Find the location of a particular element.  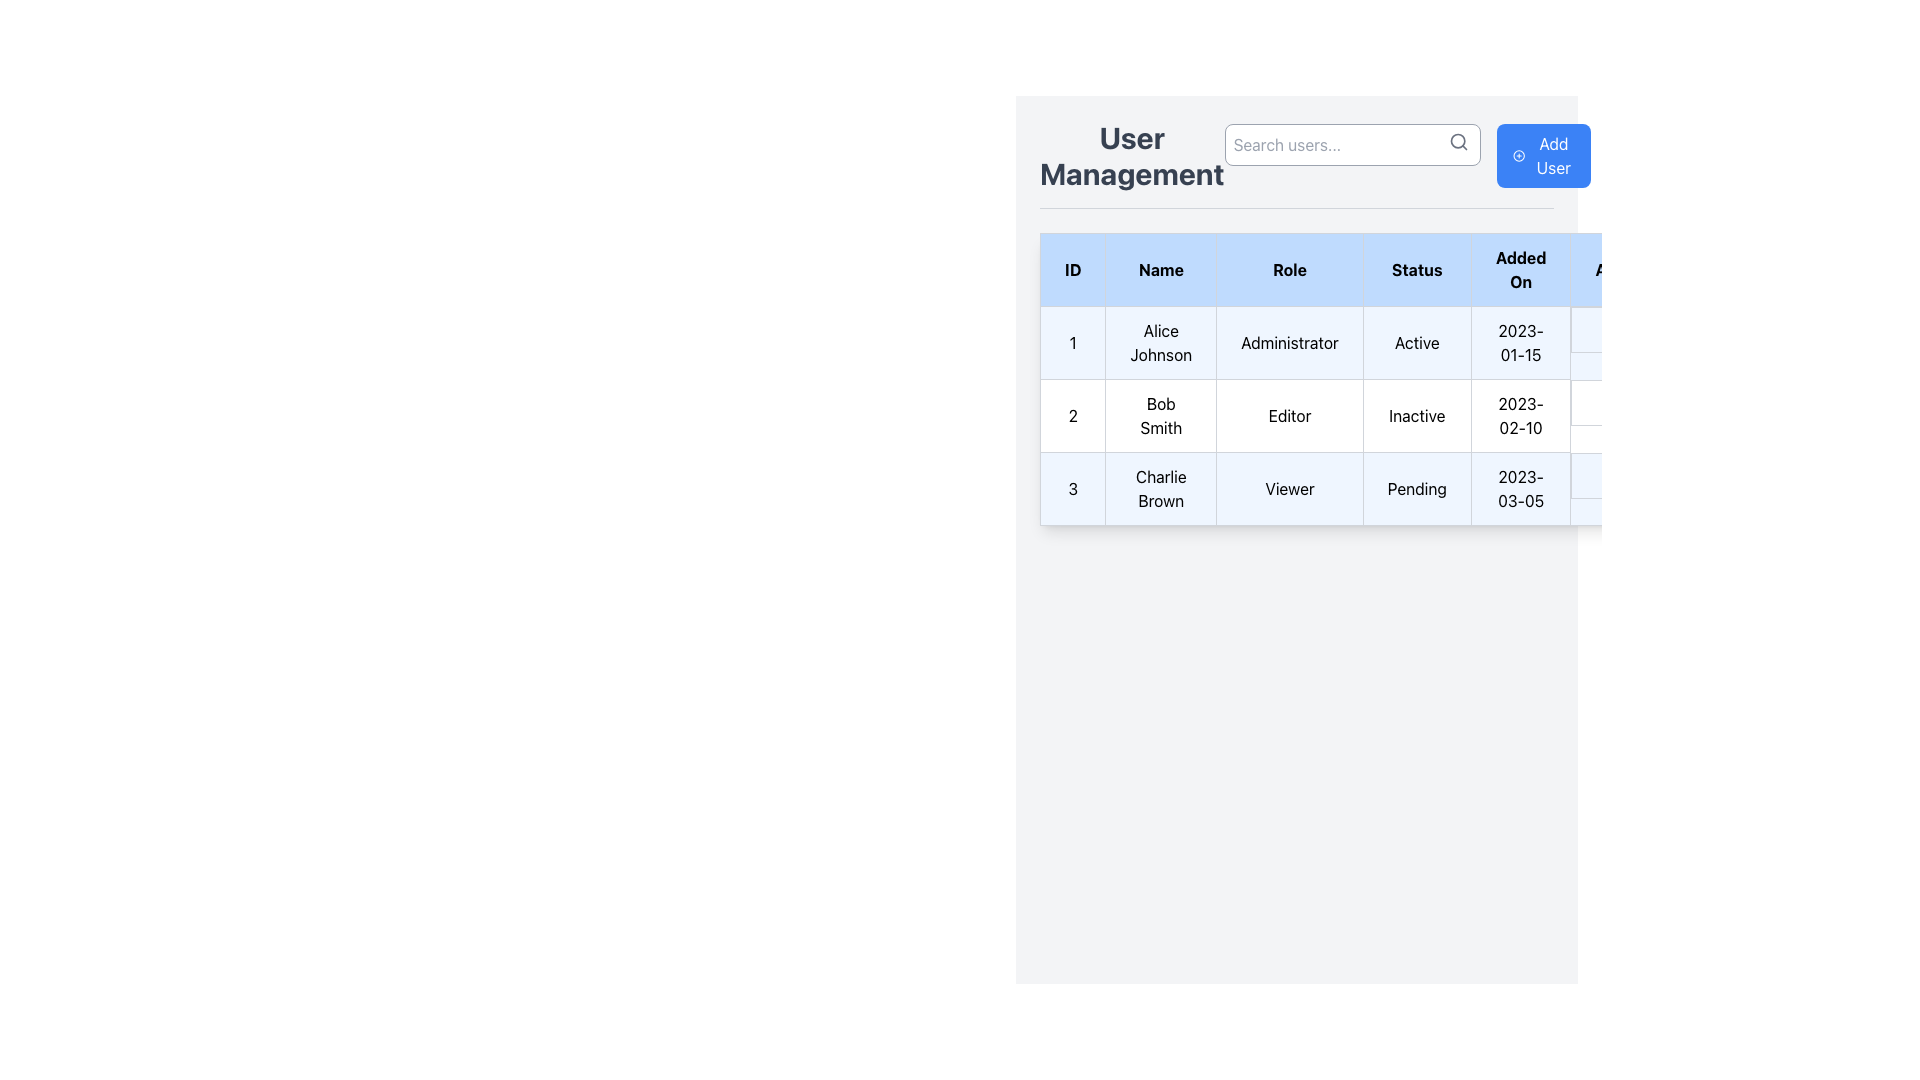

the user name label located in the second row of the user management table under the 'Name' column is located at coordinates (1161, 415).